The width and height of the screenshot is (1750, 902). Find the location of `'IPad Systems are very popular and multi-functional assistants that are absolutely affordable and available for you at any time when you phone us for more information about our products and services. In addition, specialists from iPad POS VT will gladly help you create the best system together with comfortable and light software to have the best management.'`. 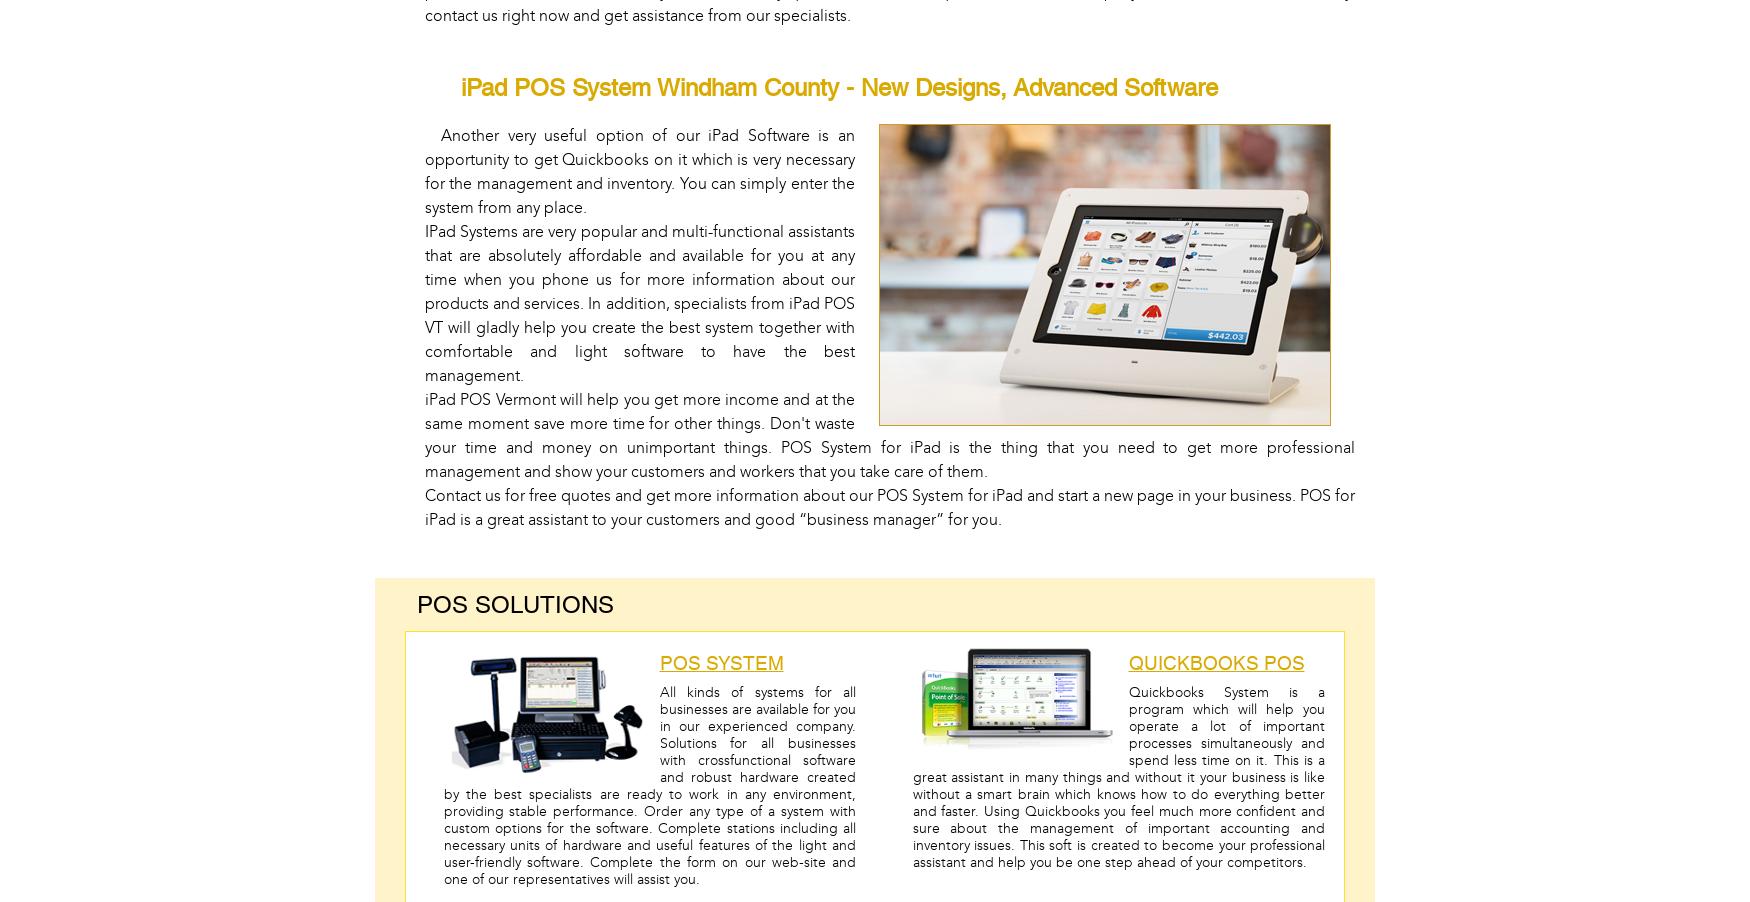

'IPad Systems are very popular and multi-functional assistants that are absolutely affordable and available for you at any time when you phone us for more information about our products and services. In addition, specialists from iPad POS VT will gladly help you create the best system together with comfortable and light software to have the best management.' is located at coordinates (638, 302).